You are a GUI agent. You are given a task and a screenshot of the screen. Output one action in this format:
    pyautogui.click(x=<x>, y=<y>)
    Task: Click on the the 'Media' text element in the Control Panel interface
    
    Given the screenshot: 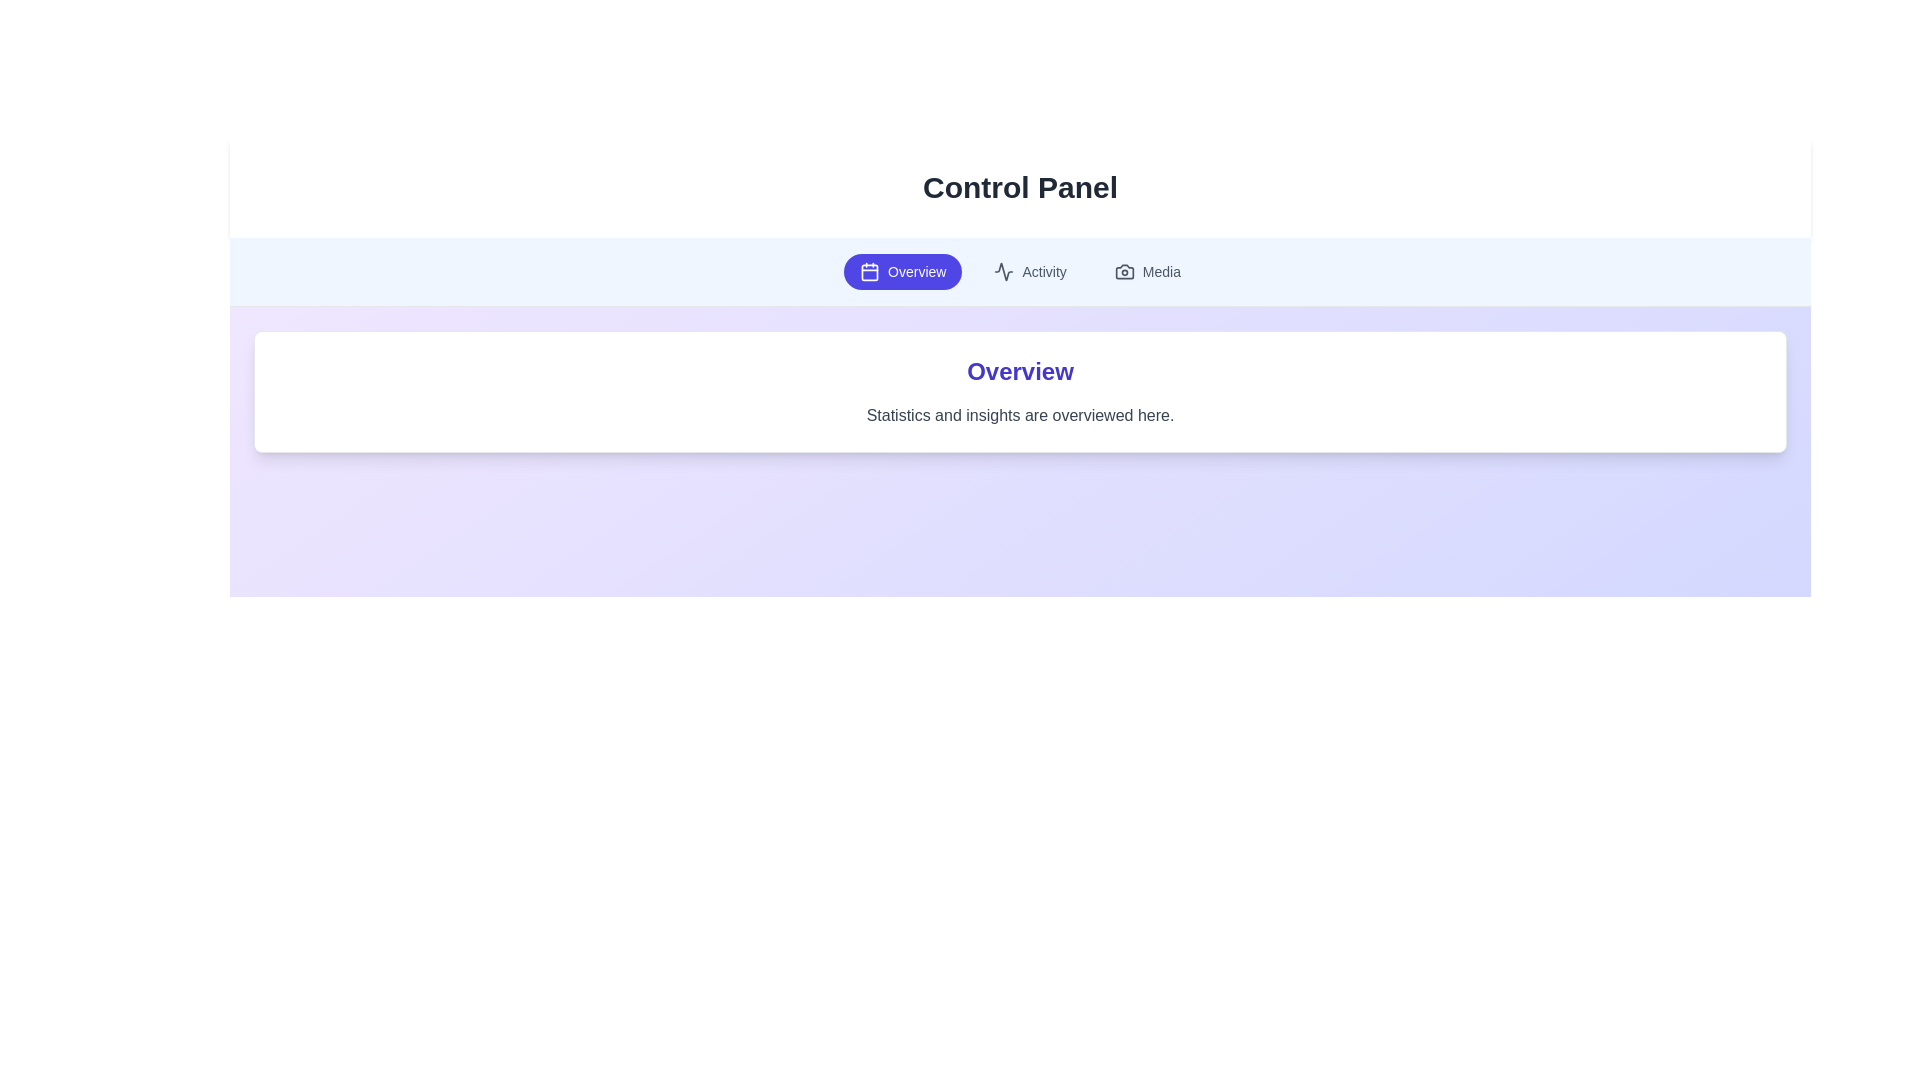 What is the action you would take?
    pyautogui.click(x=1161, y=272)
    